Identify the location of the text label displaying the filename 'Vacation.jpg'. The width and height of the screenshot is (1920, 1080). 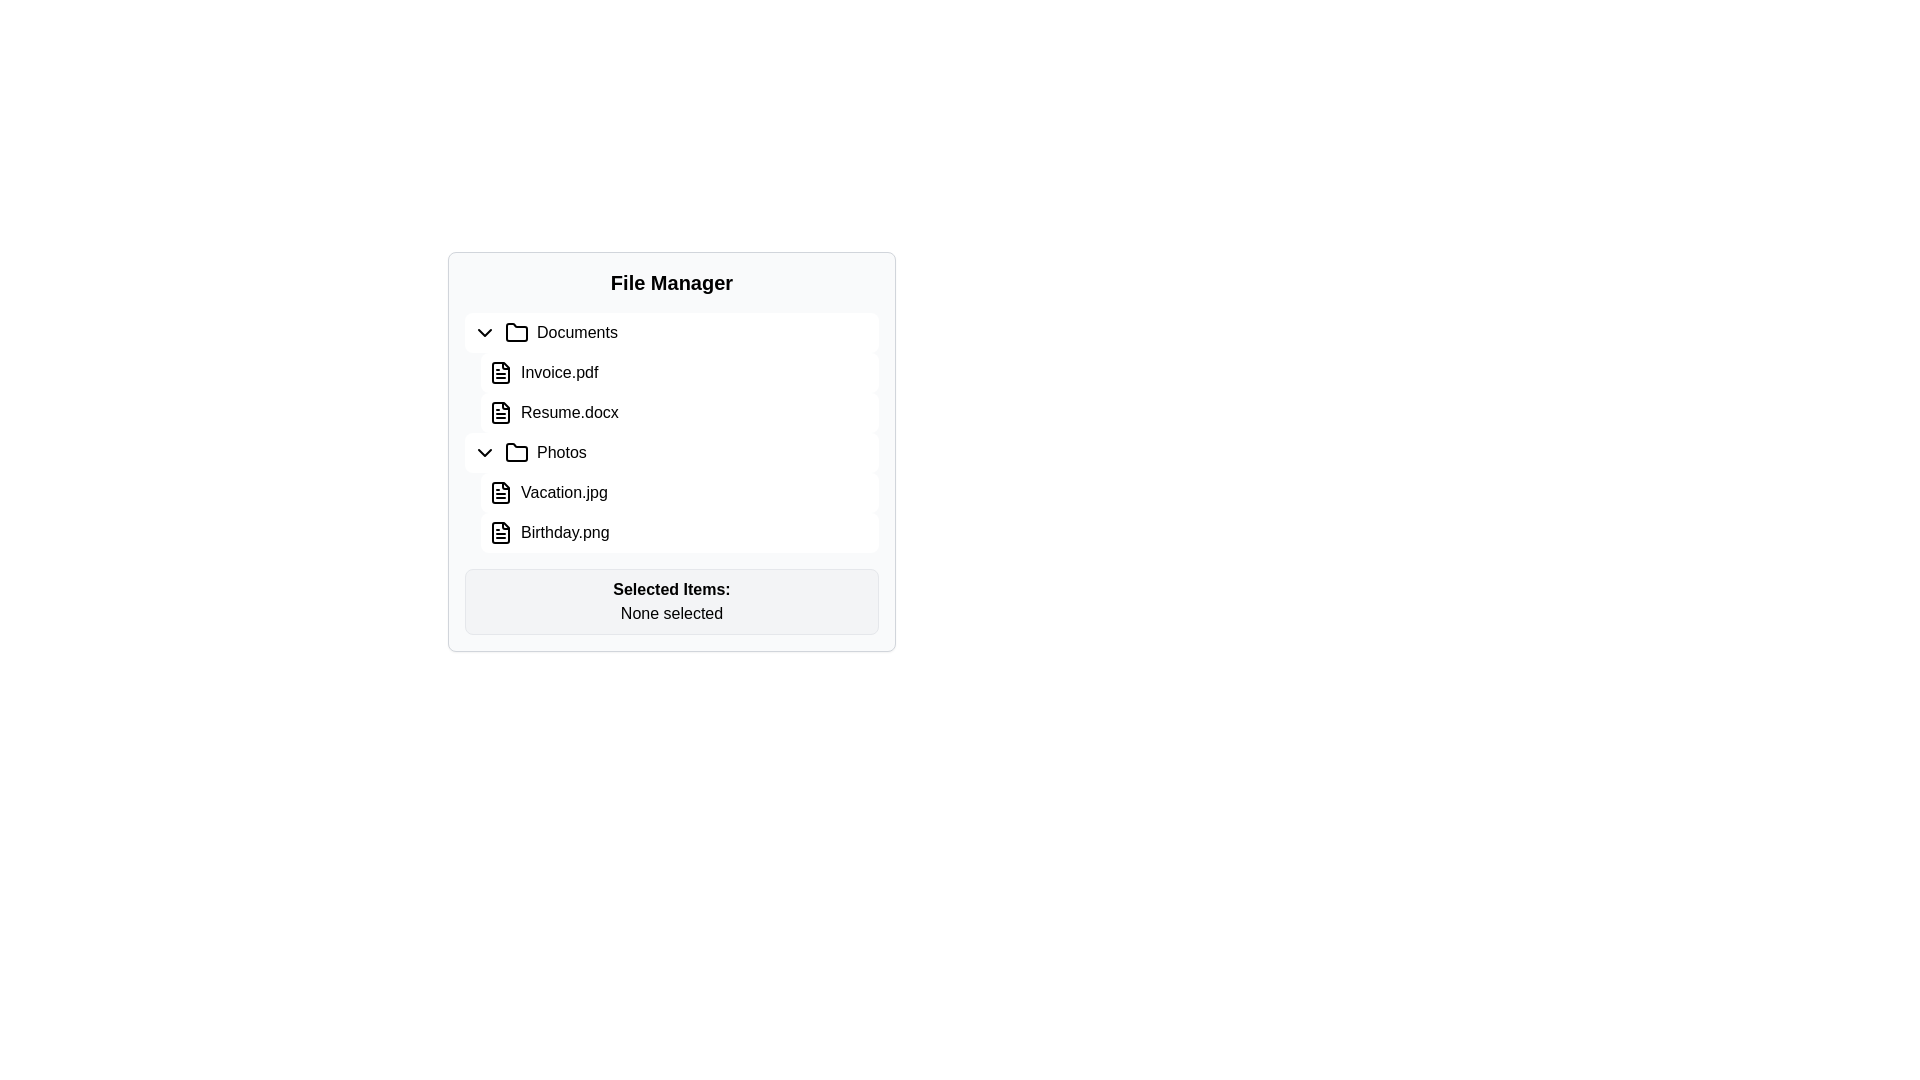
(563, 493).